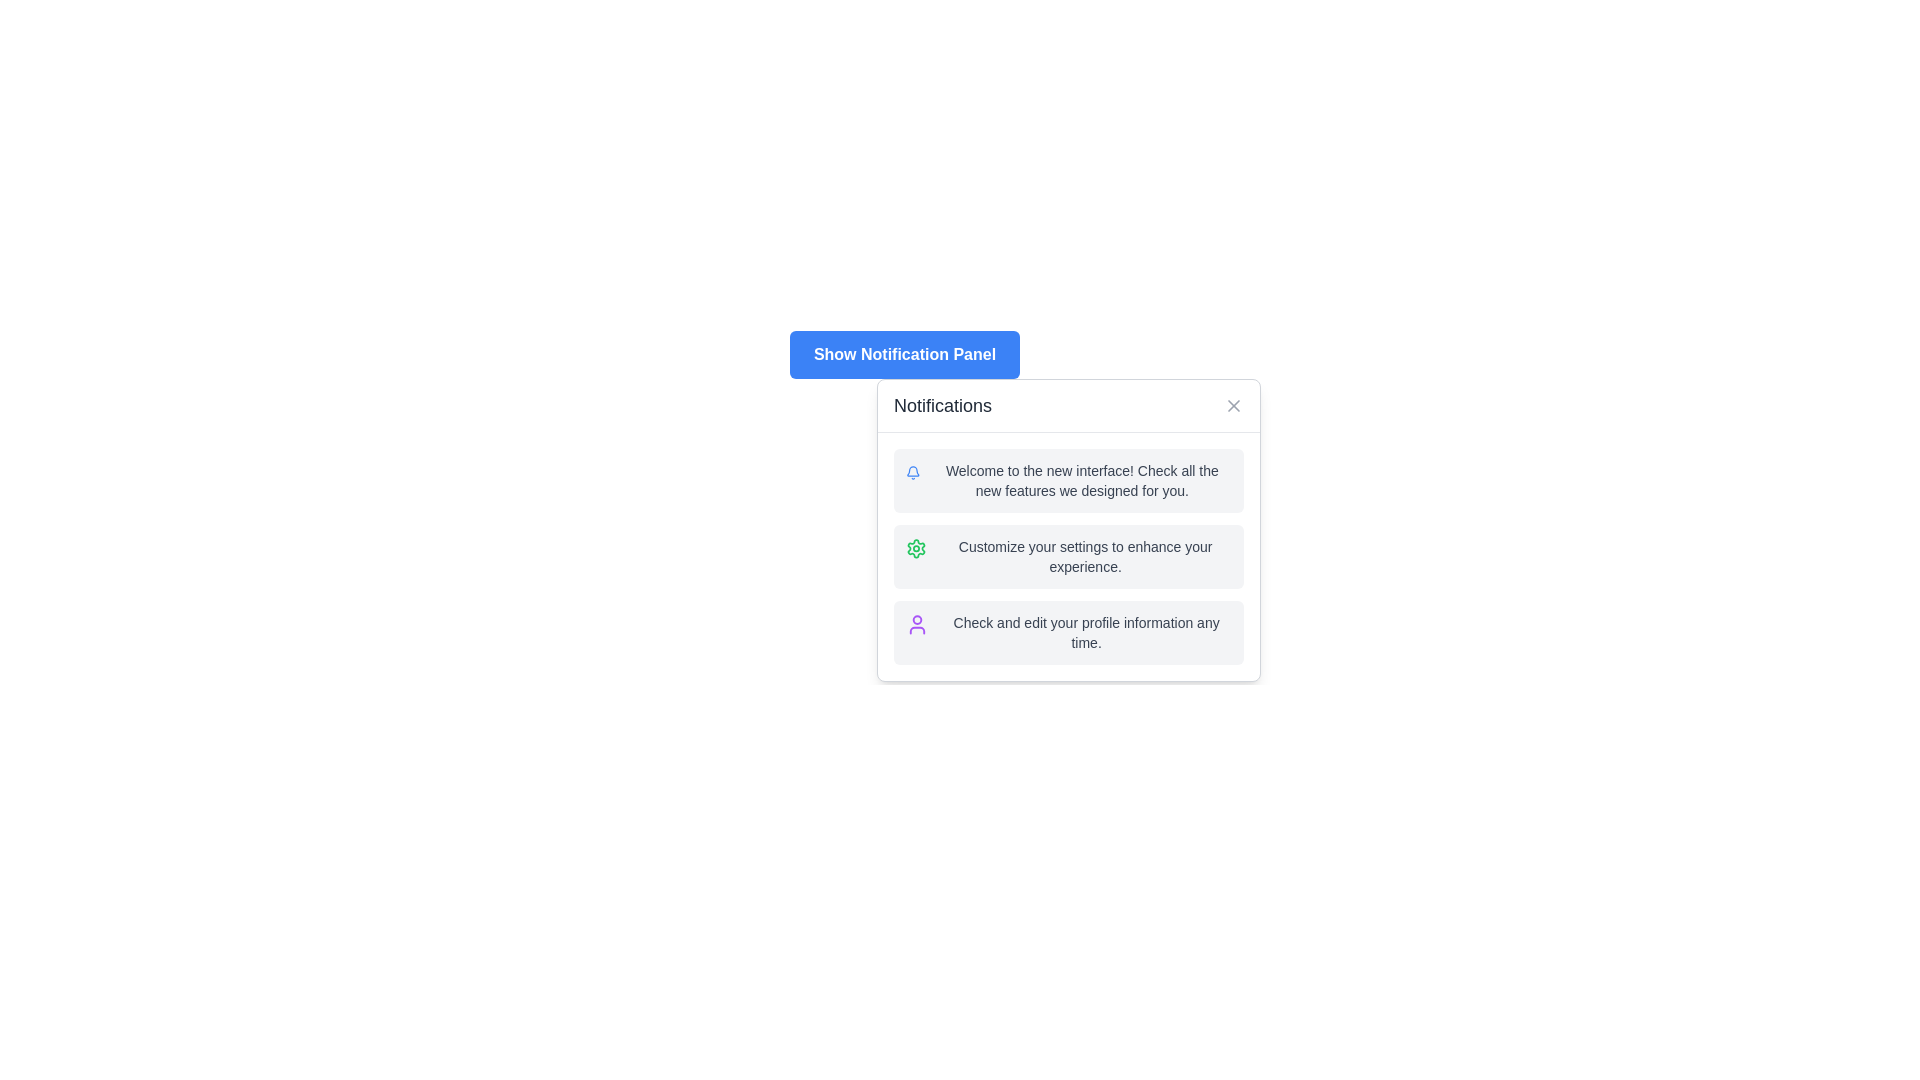 The height and width of the screenshot is (1080, 1920). Describe the element at coordinates (915, 548) in the screenshot. I see `the prominent green cogwheel icon located centrally within the second notification option in the notifications panel` at that location.